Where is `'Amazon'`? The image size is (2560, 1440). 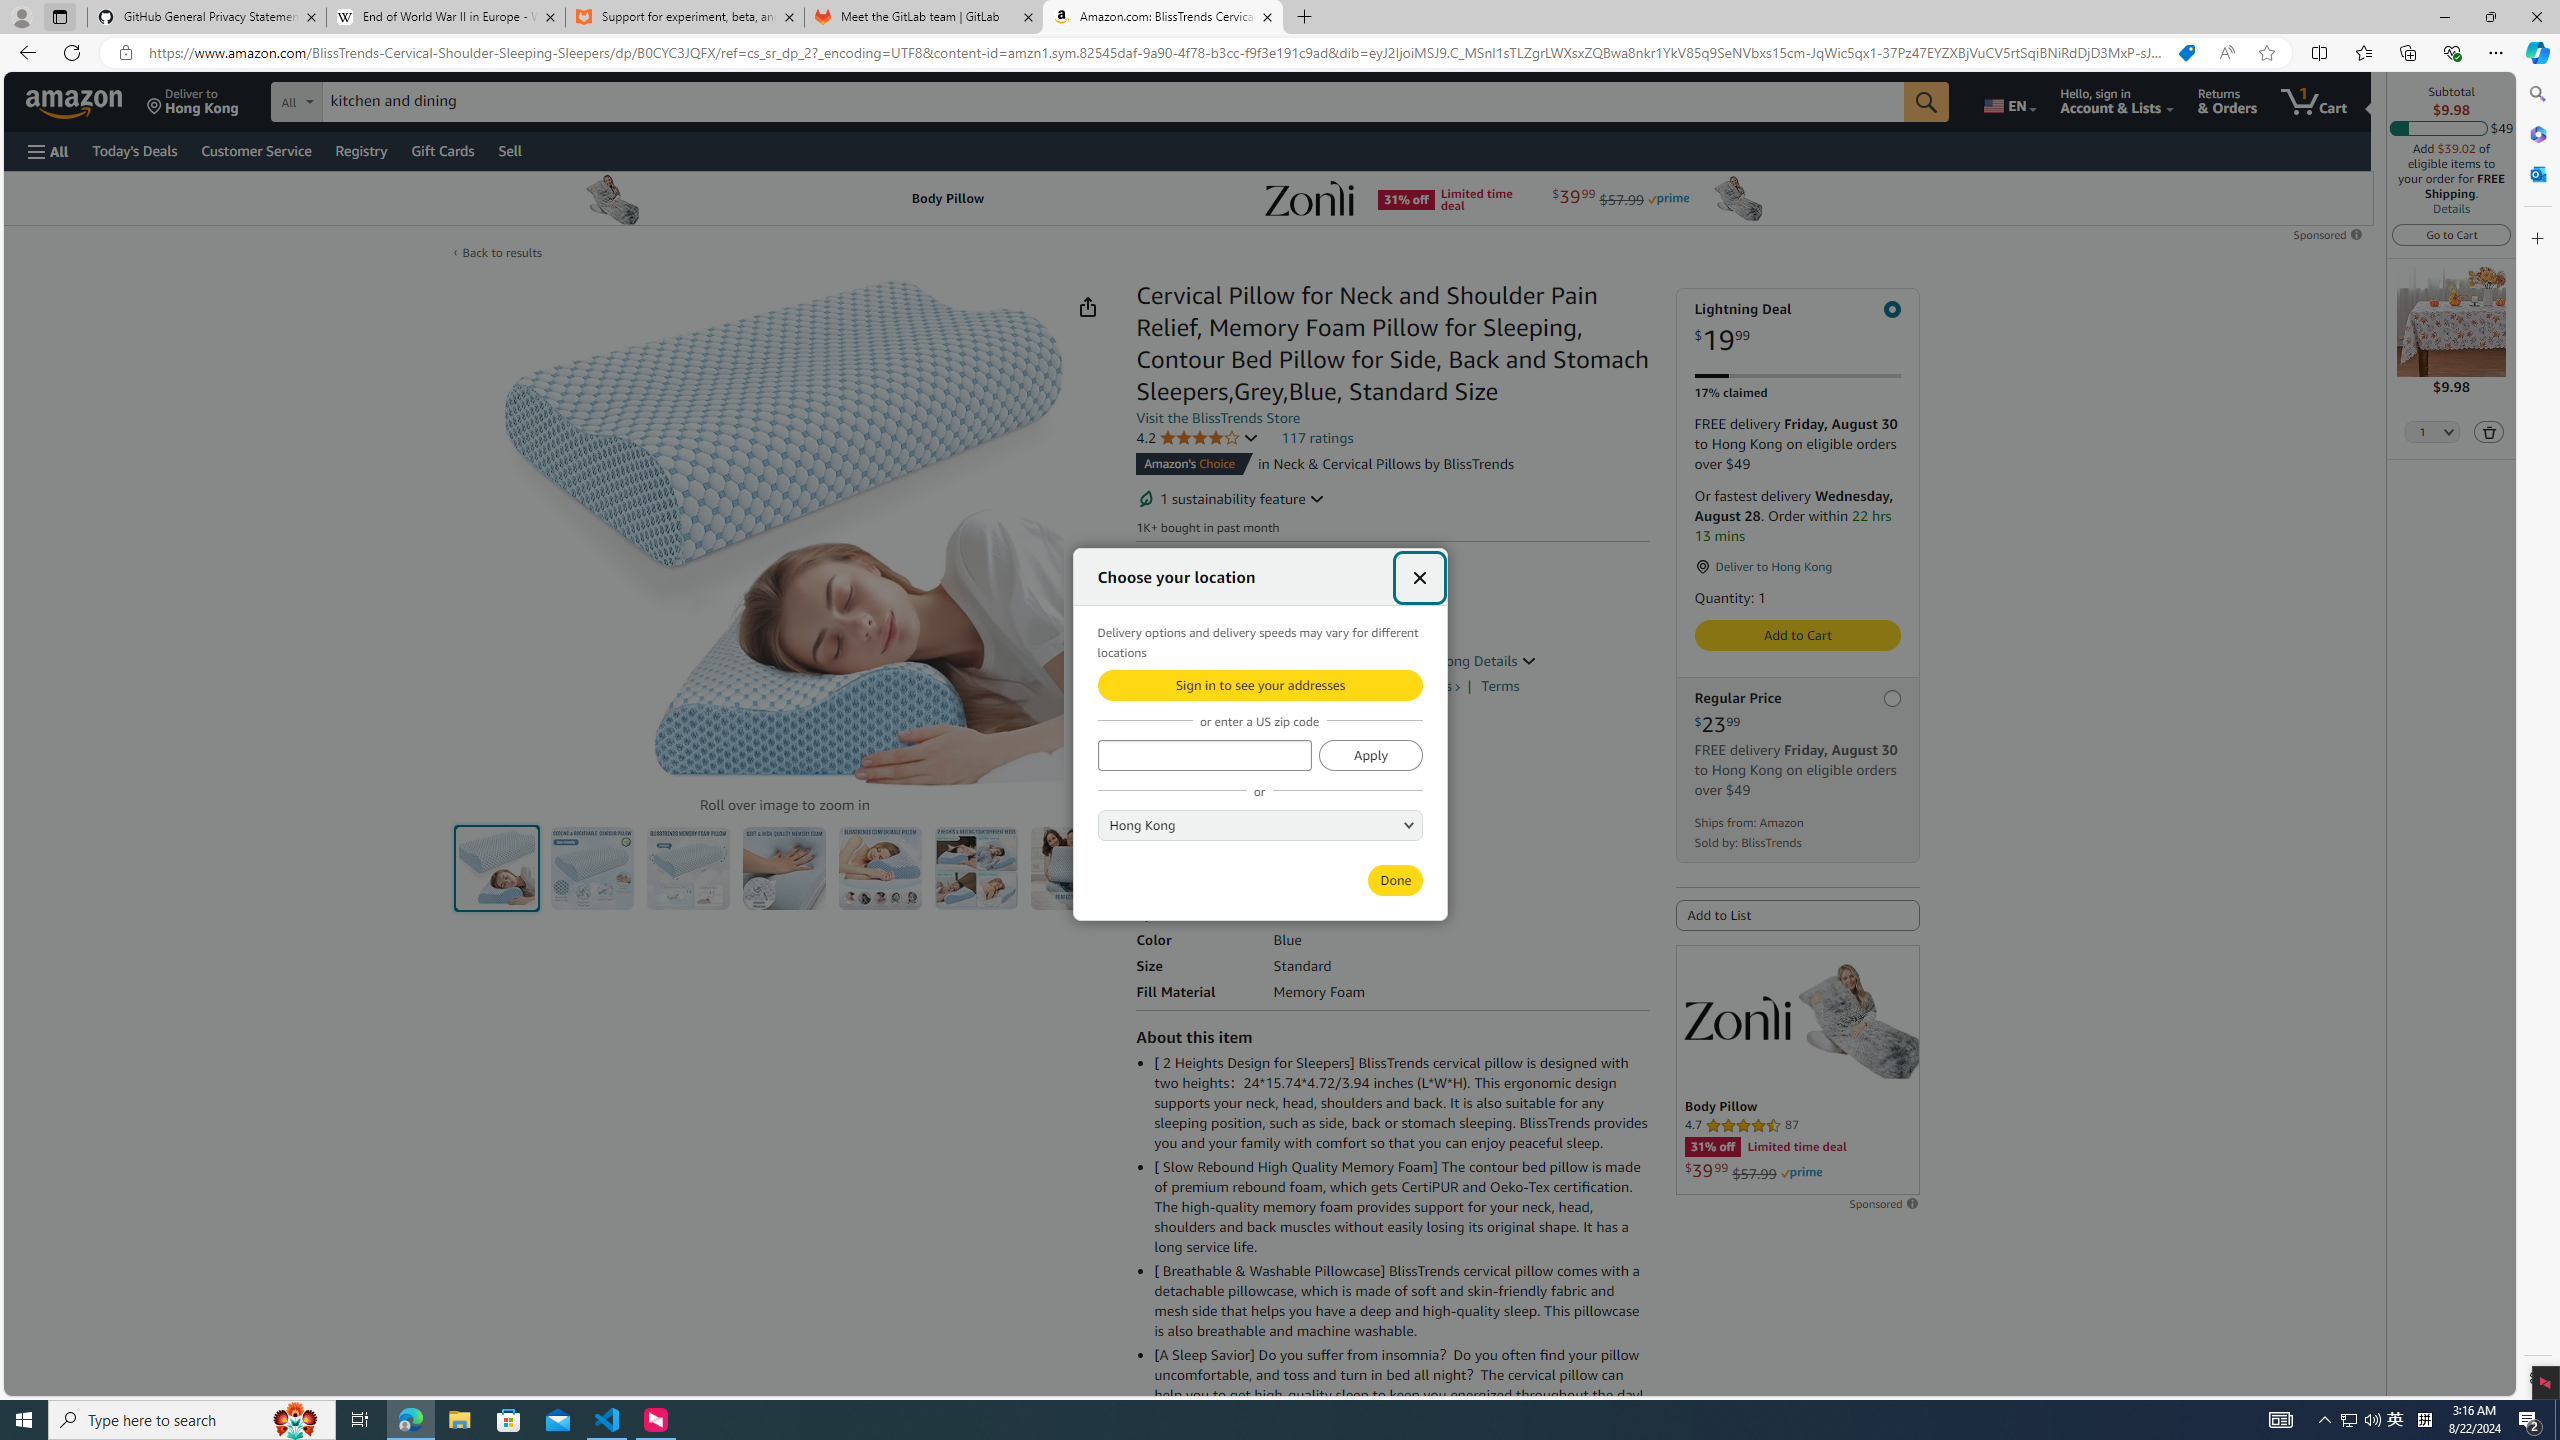 'Amazon' is located at coordinates (76, 100).